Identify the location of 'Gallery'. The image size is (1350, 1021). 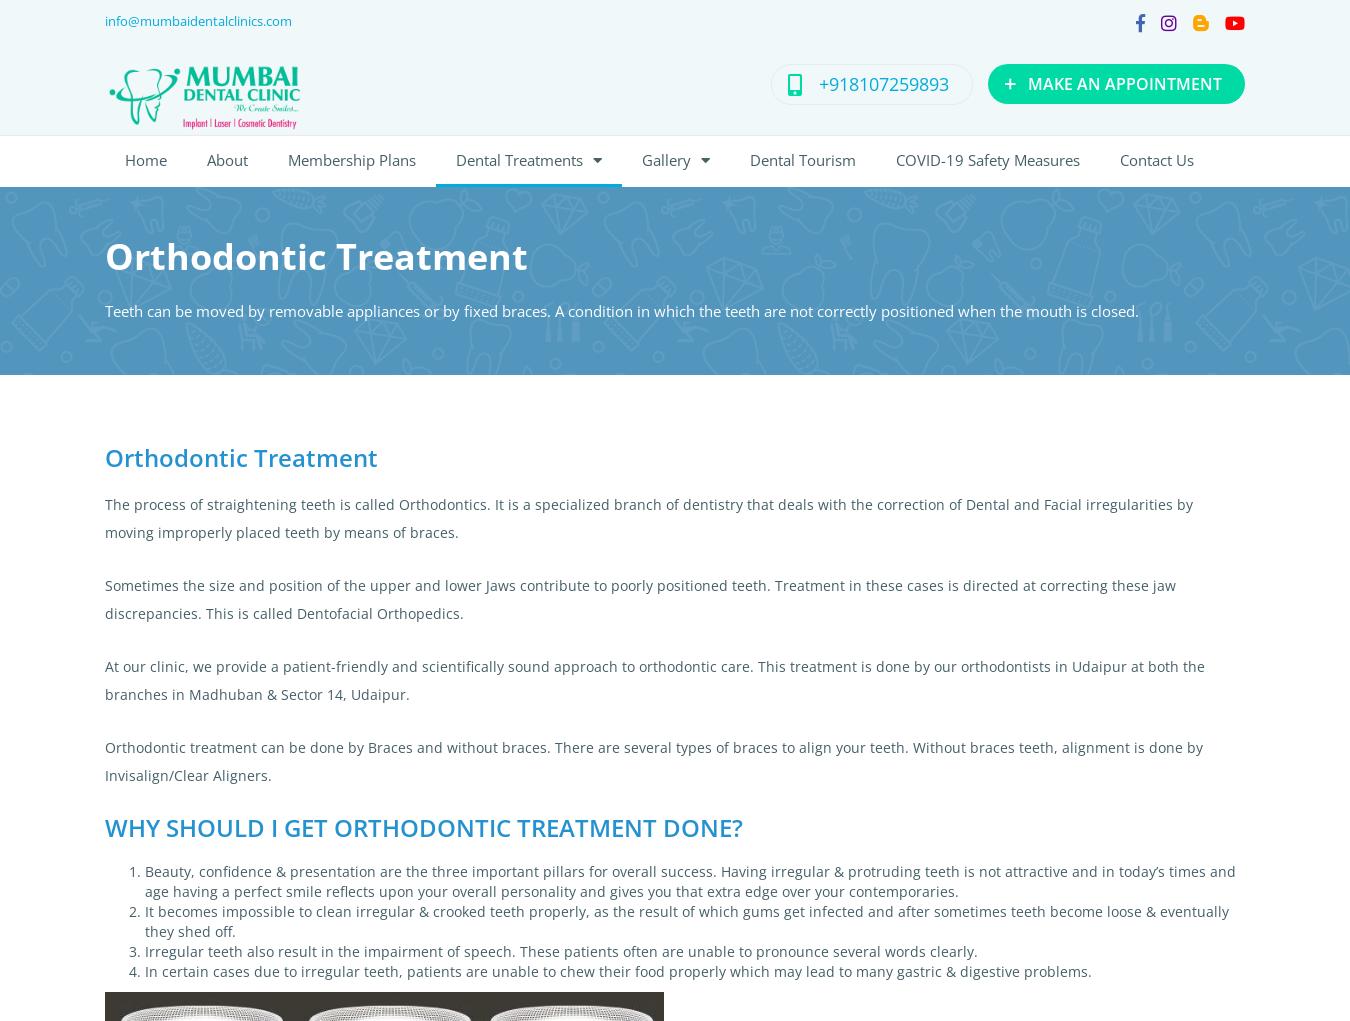
(666, 158).